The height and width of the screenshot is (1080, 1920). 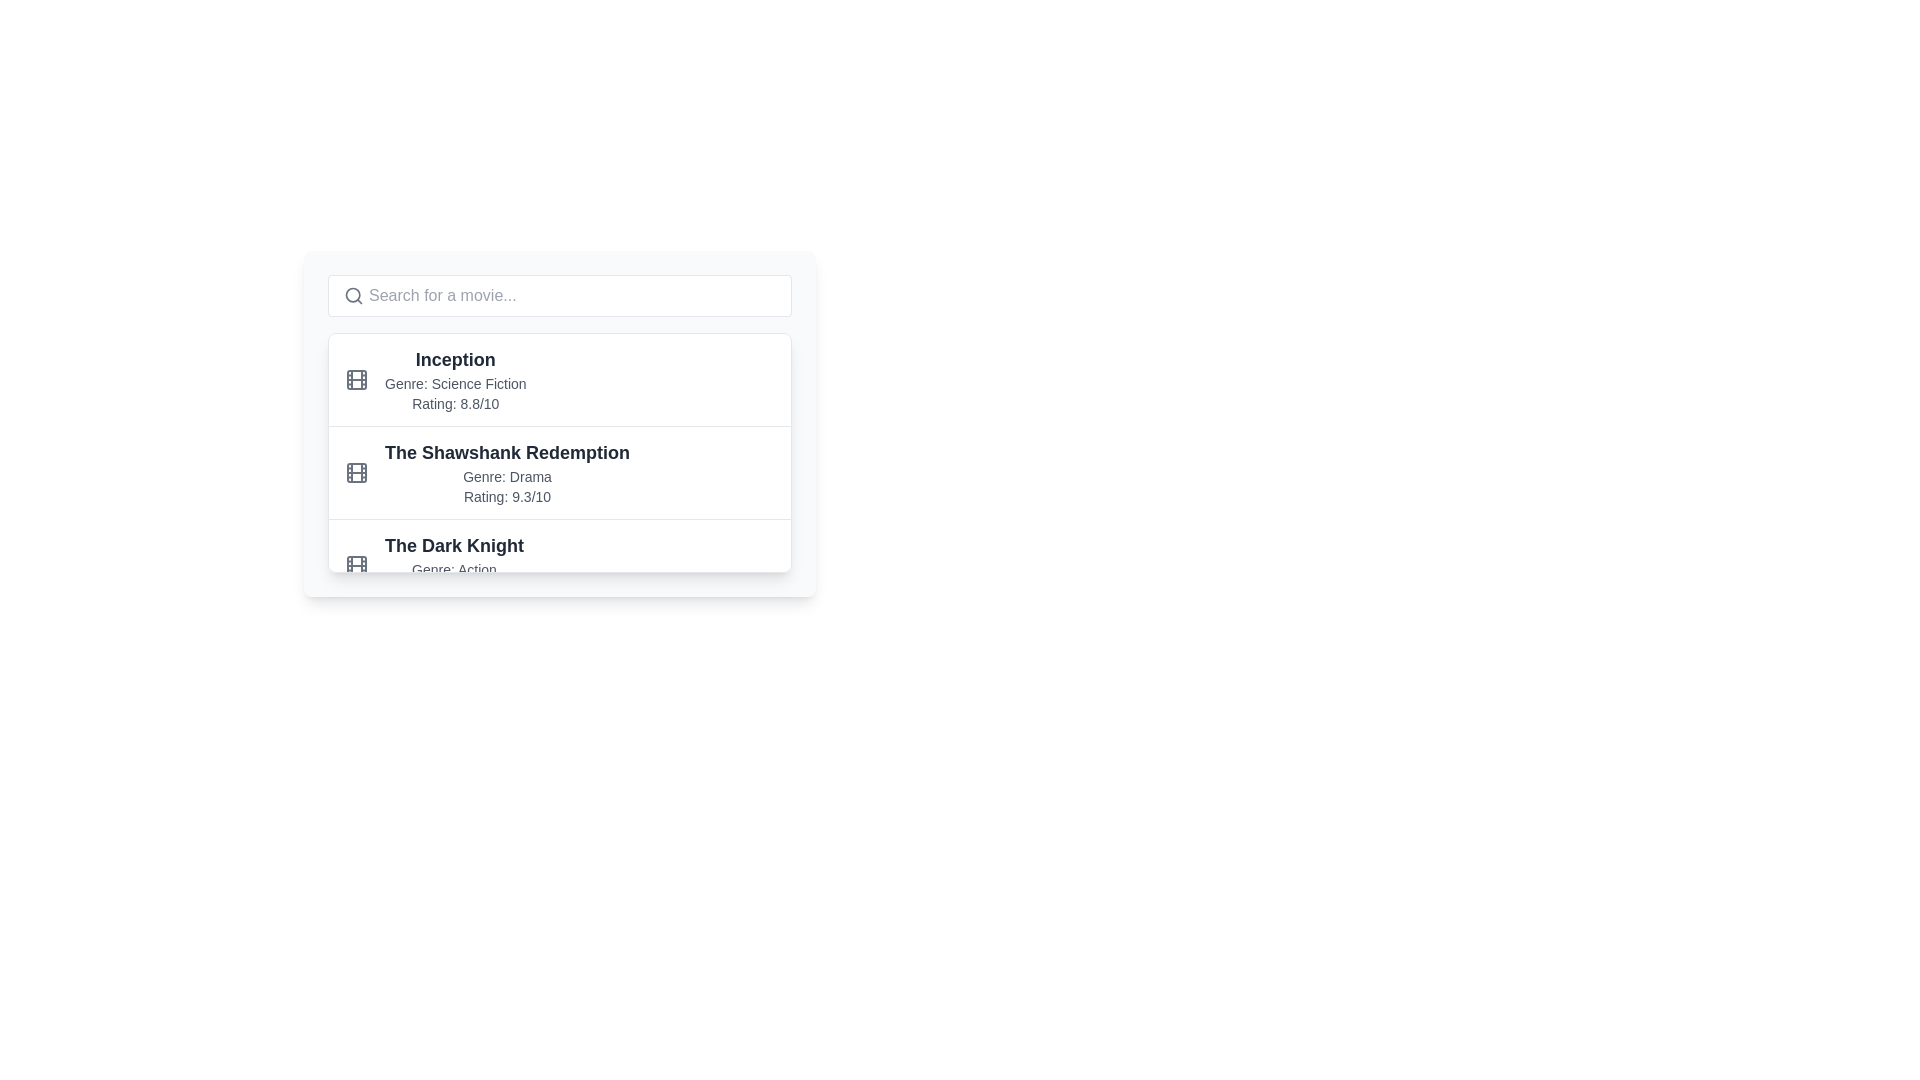 What do you see at coordinates (453, 546) in the screenshot?
I see `text 'The Dark Knight' which is prominently displayed in bold and larger font, located in the lower part of the movie listing interface, above 'Genre: Action' and 'Rating: 9/10'` at bounding box center [453, 546].